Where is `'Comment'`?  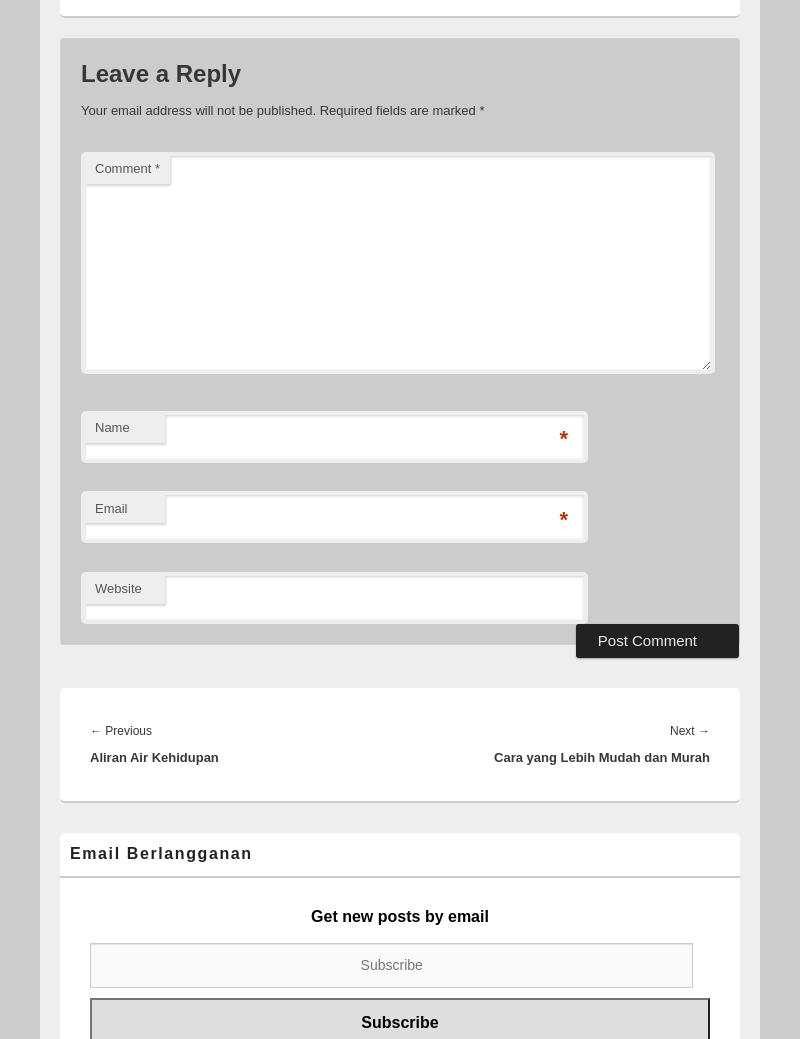 'Comment' is located at coordinates (123, 167).